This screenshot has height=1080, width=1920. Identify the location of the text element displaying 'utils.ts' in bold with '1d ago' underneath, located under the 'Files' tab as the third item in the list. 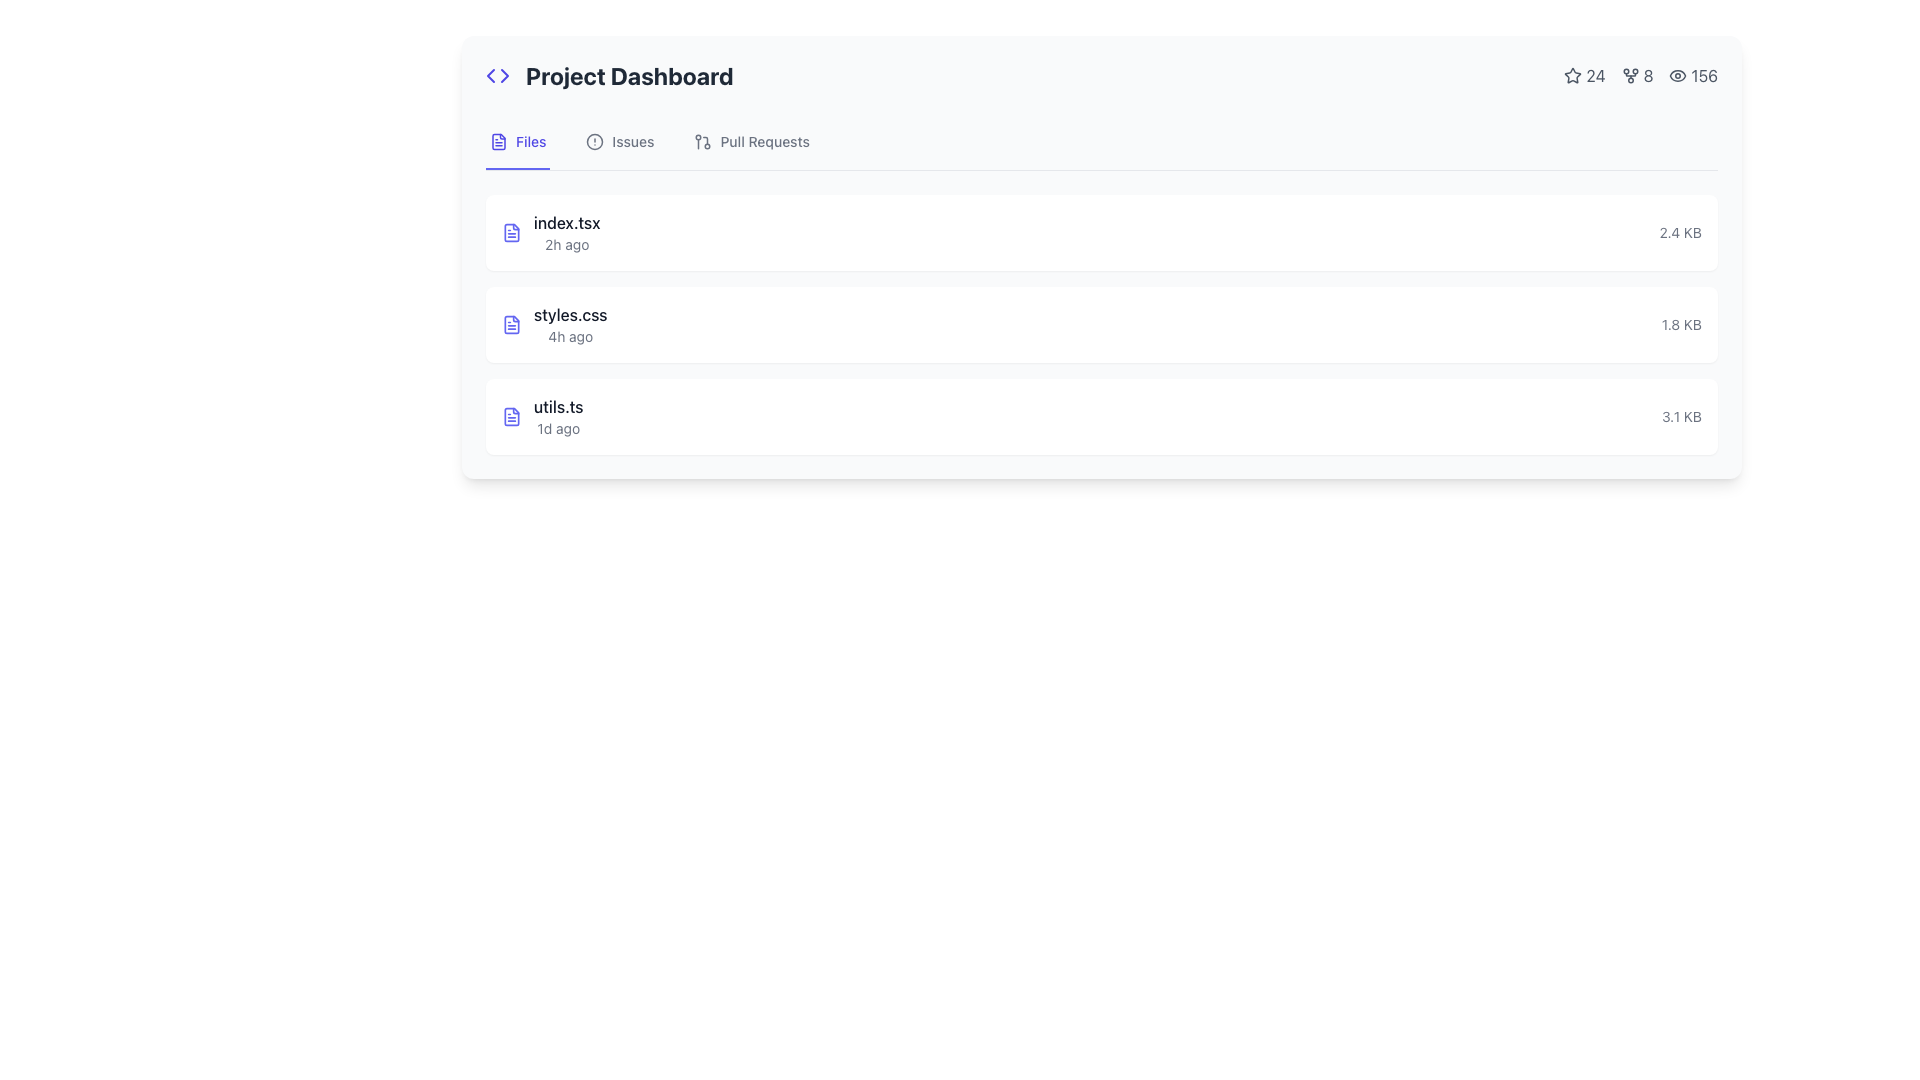
(558, 415).